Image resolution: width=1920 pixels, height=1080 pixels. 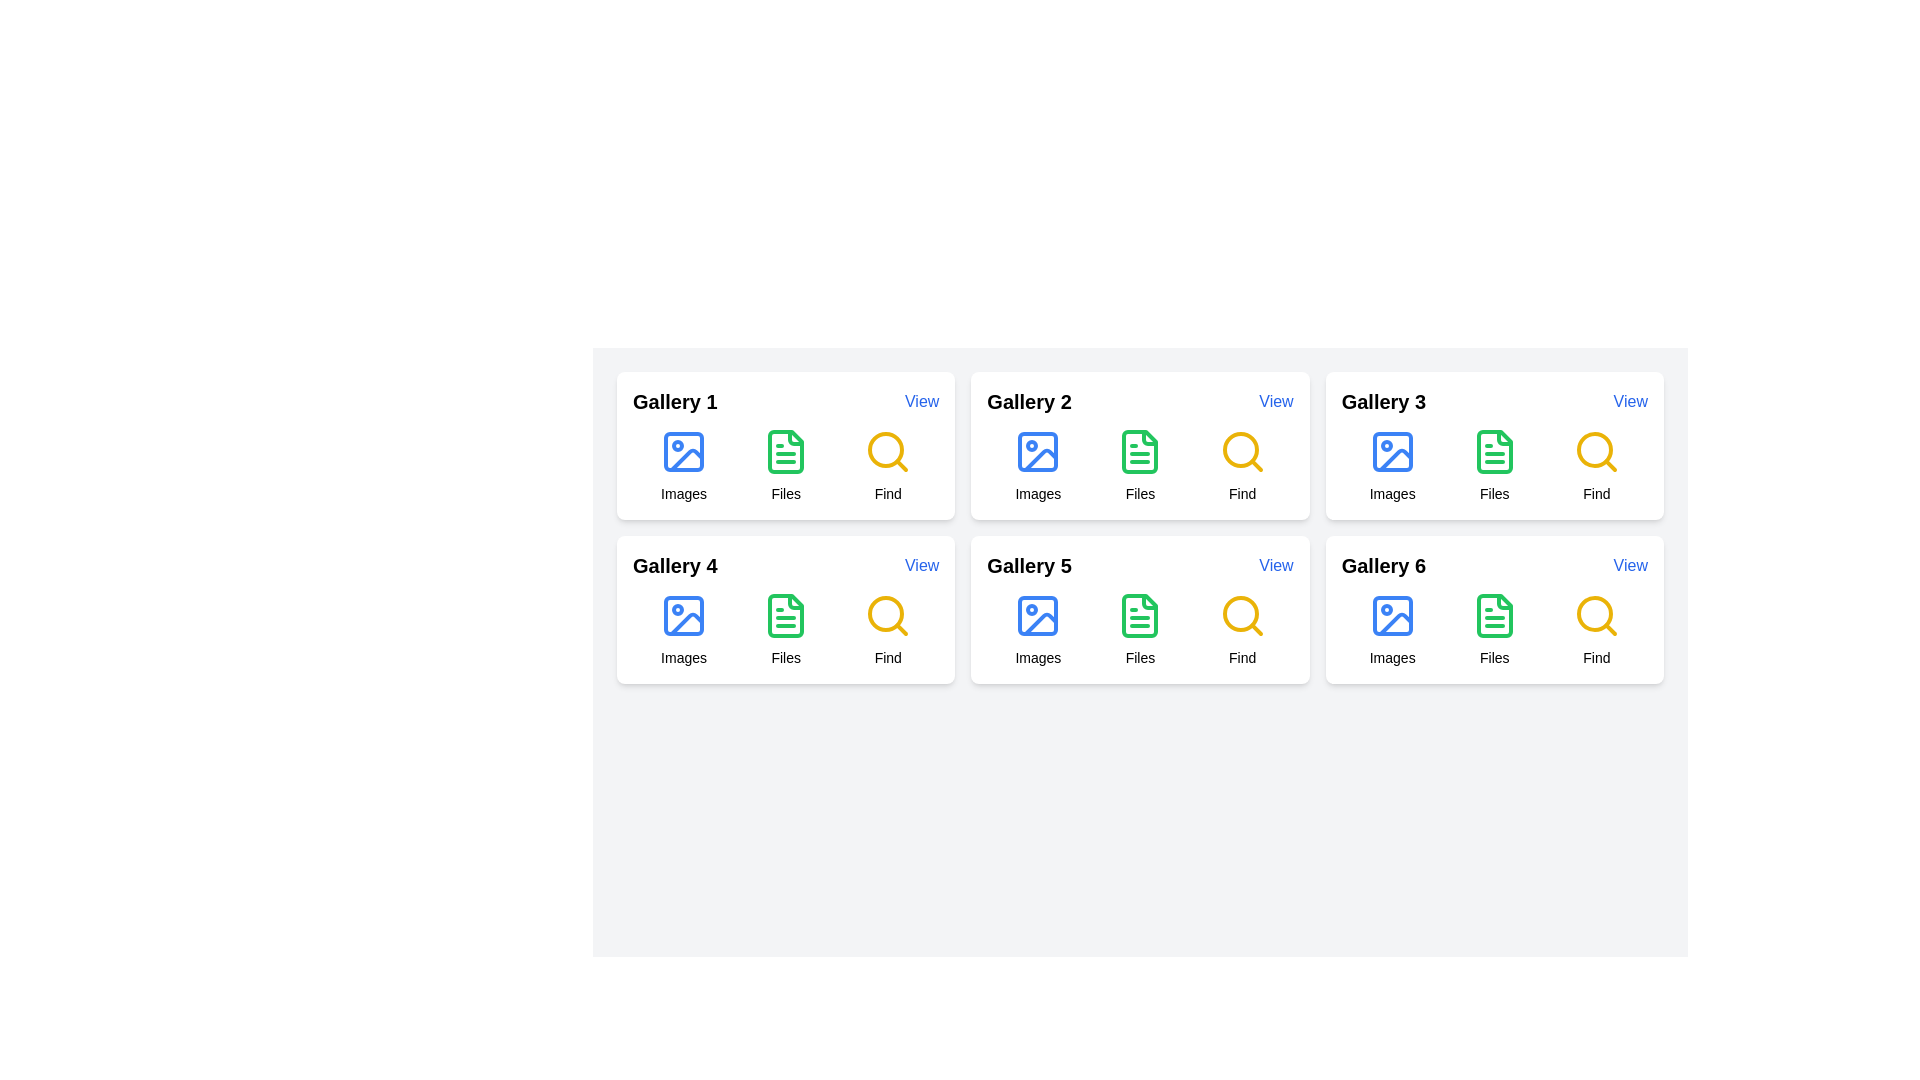 What do you see at coordinates (1038, 451) in the screenshot?
I see `the background component of the icon representing an image with a mountain and a circle` at bounding box center [1038, 451].